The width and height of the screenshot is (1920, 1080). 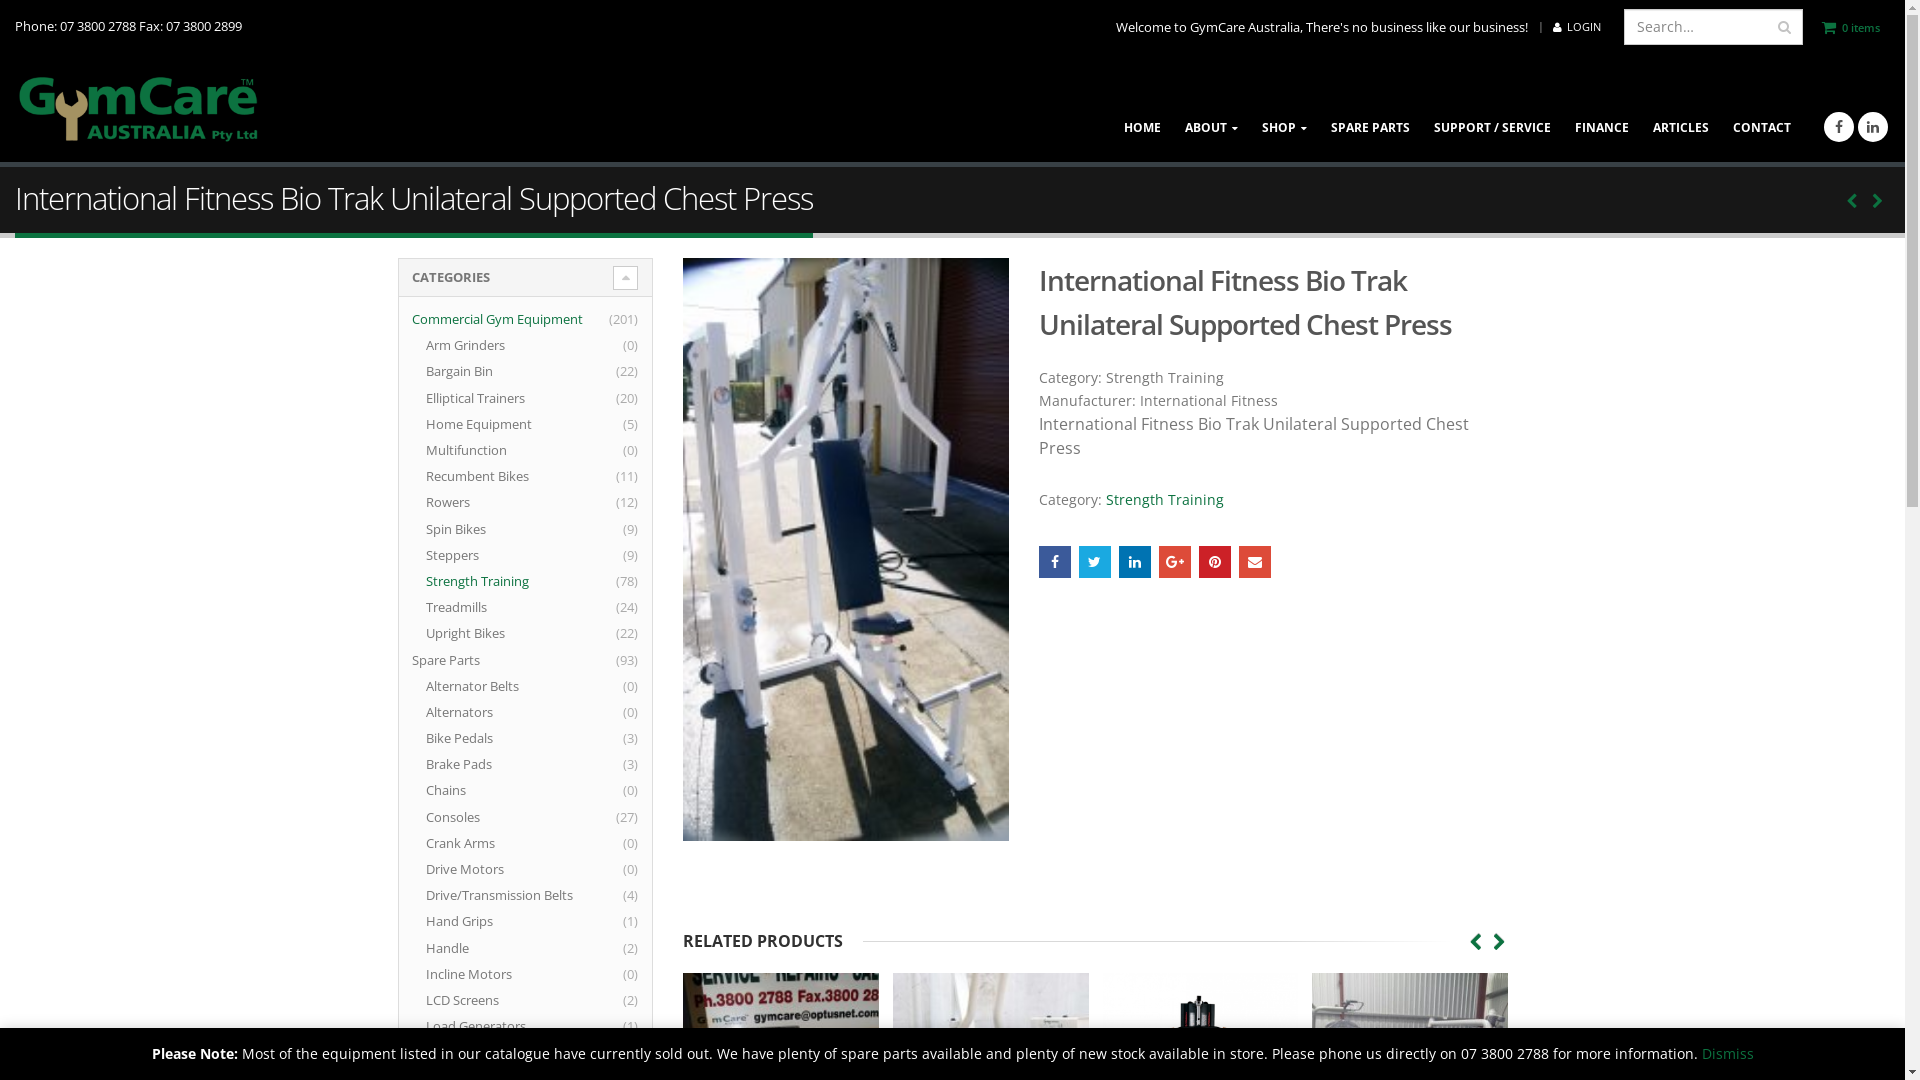 I want to click on 'Twitter', so click(x=1093, y=562).